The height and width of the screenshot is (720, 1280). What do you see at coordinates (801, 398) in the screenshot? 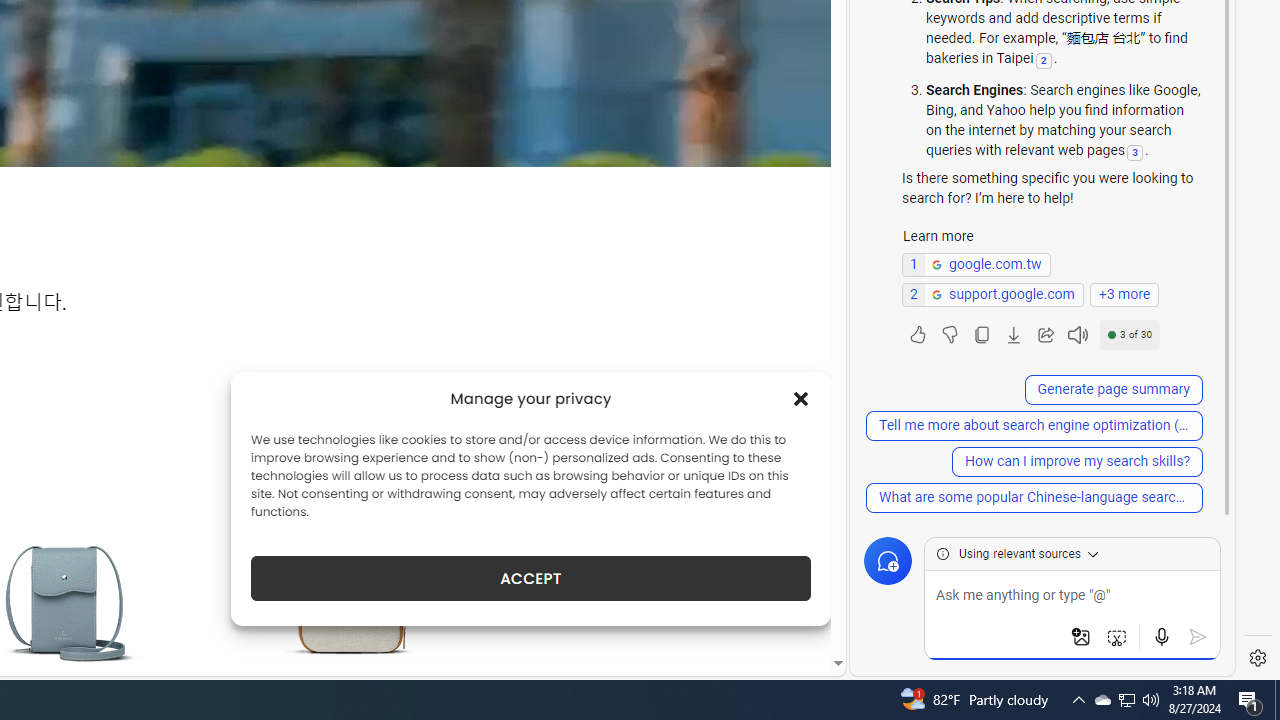
I see `'Class: cmplz-close'` at bounding box center [801, 398].